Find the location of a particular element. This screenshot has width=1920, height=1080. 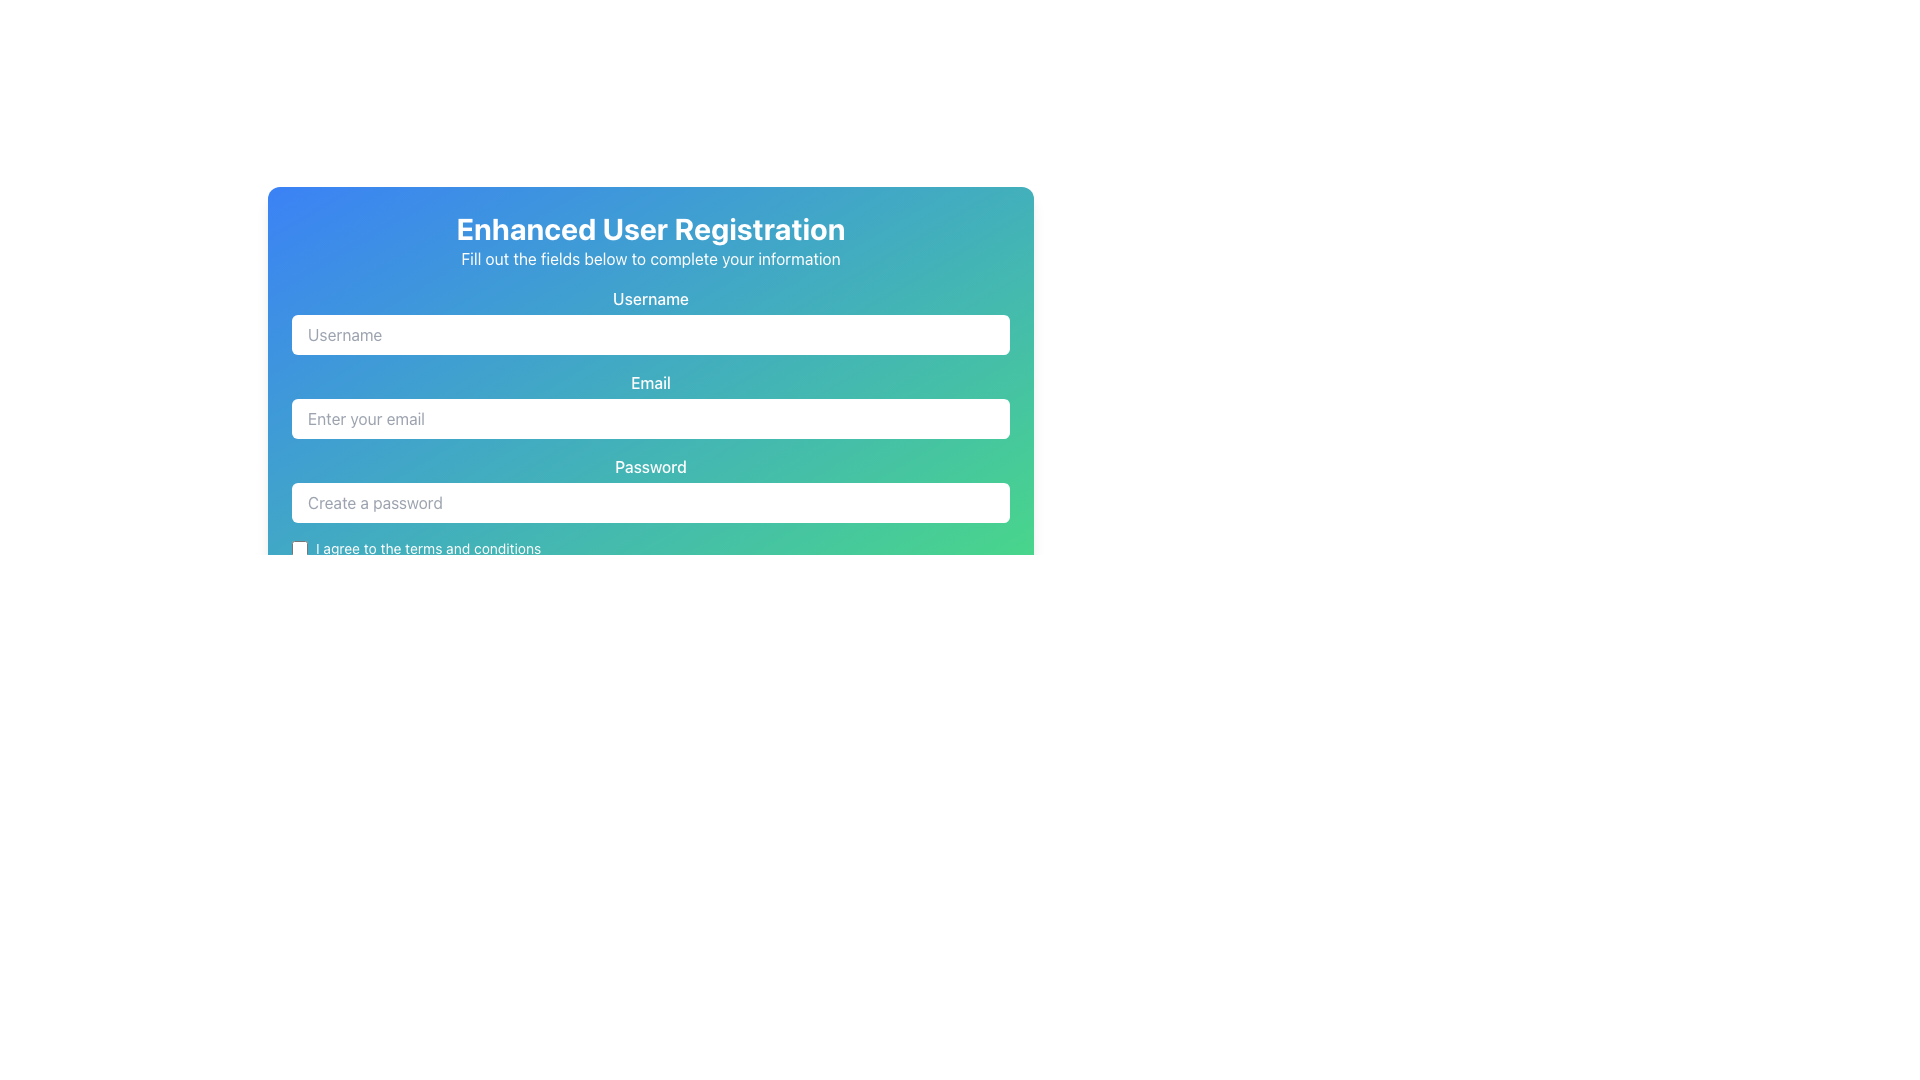

the email input field located below the 'Username' field and above the 'Password' field is located at coordinates (651, 405).